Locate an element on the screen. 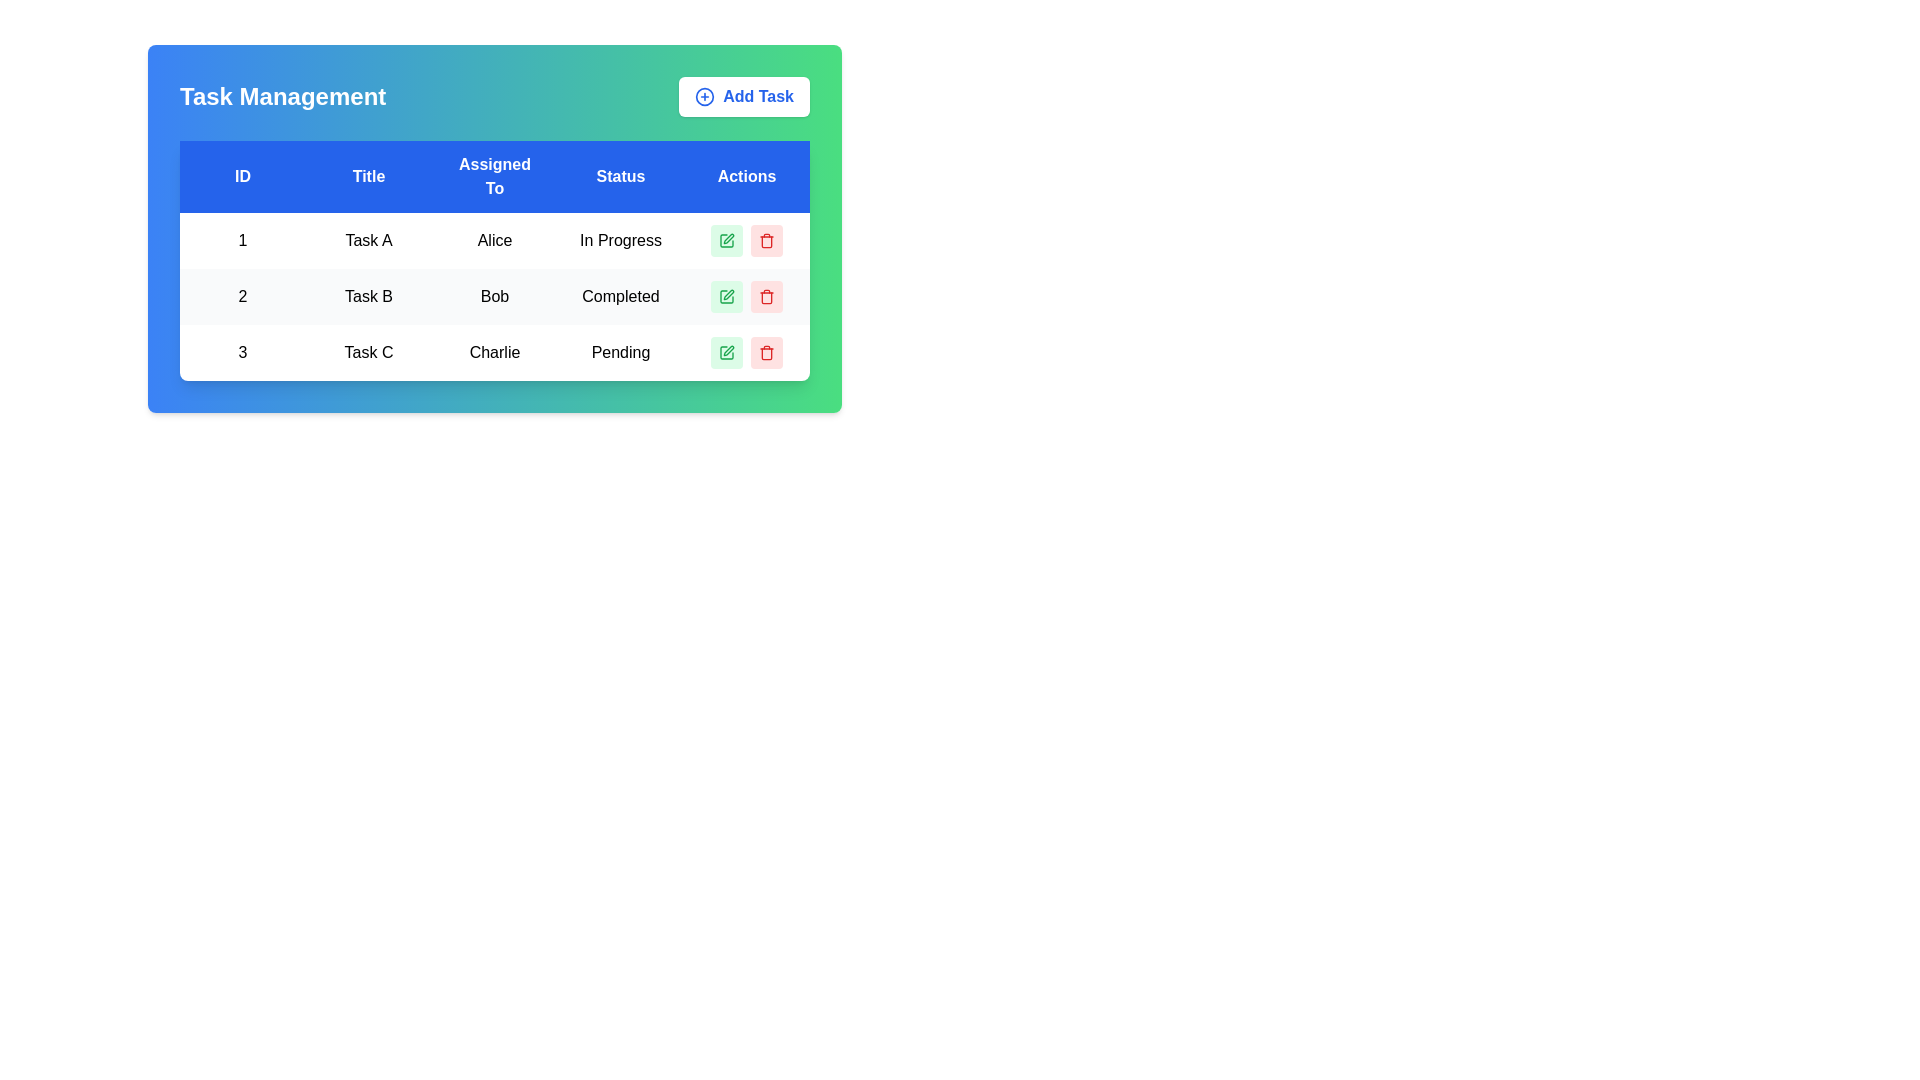  the 'Actions' text label, which is displayed in bold white font on a blue background and located at the far-right of the header row of the table is located at coordinates (746, 176).